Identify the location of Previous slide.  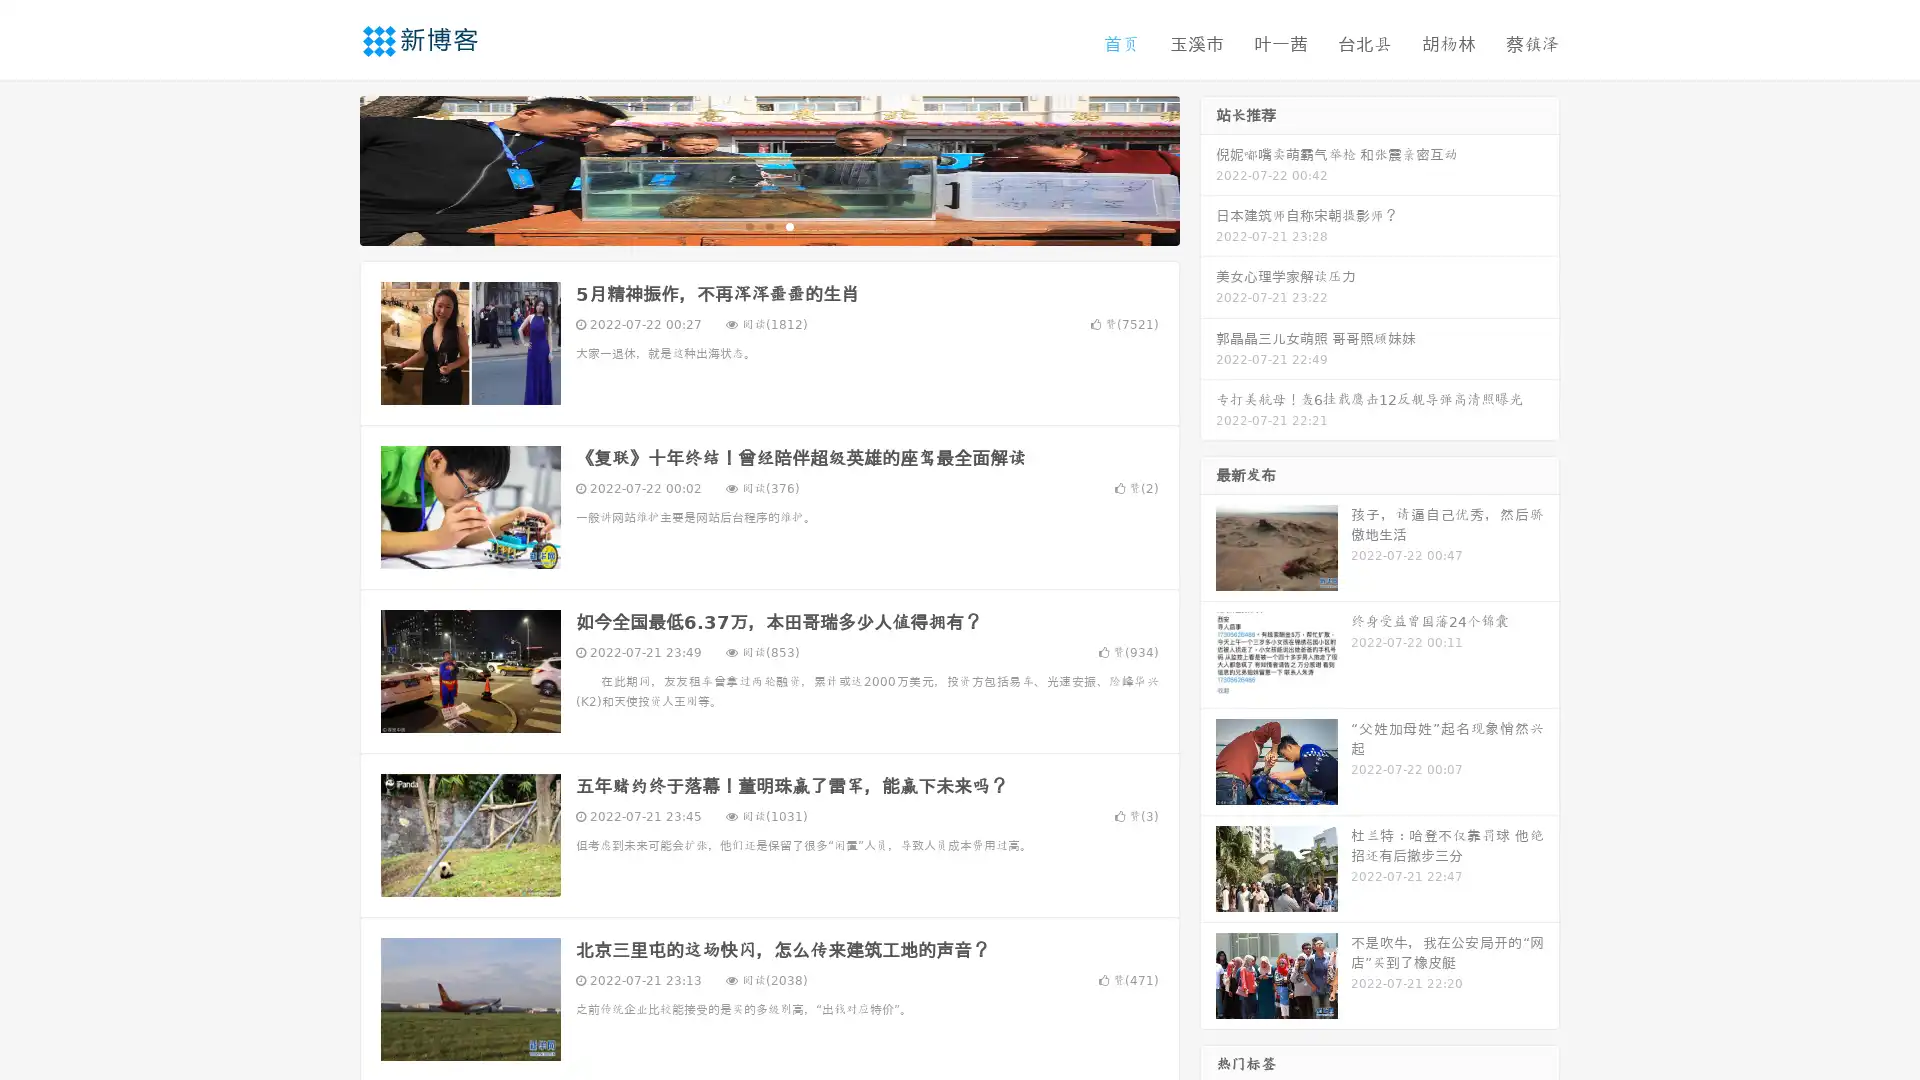
(330, 168).